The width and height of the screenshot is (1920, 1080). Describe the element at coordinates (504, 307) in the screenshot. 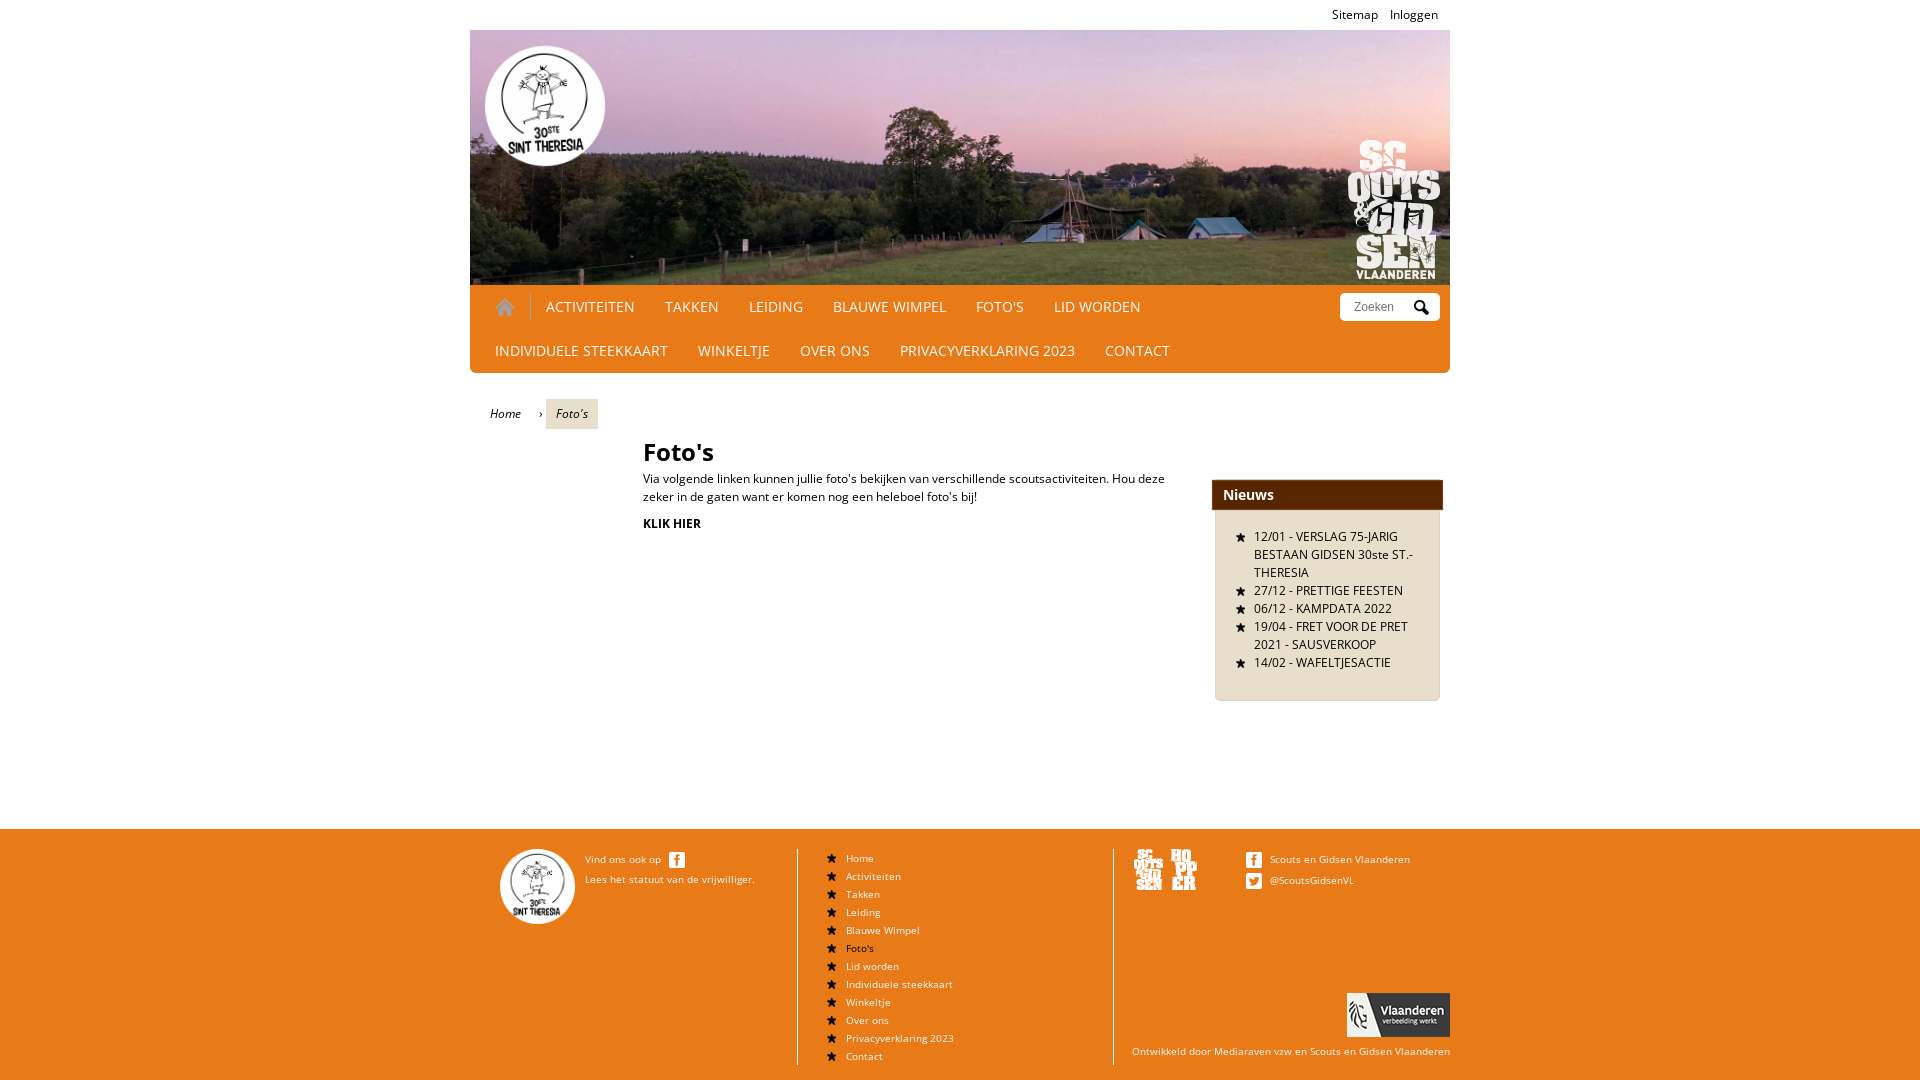

I see `'HOME'` at that location.